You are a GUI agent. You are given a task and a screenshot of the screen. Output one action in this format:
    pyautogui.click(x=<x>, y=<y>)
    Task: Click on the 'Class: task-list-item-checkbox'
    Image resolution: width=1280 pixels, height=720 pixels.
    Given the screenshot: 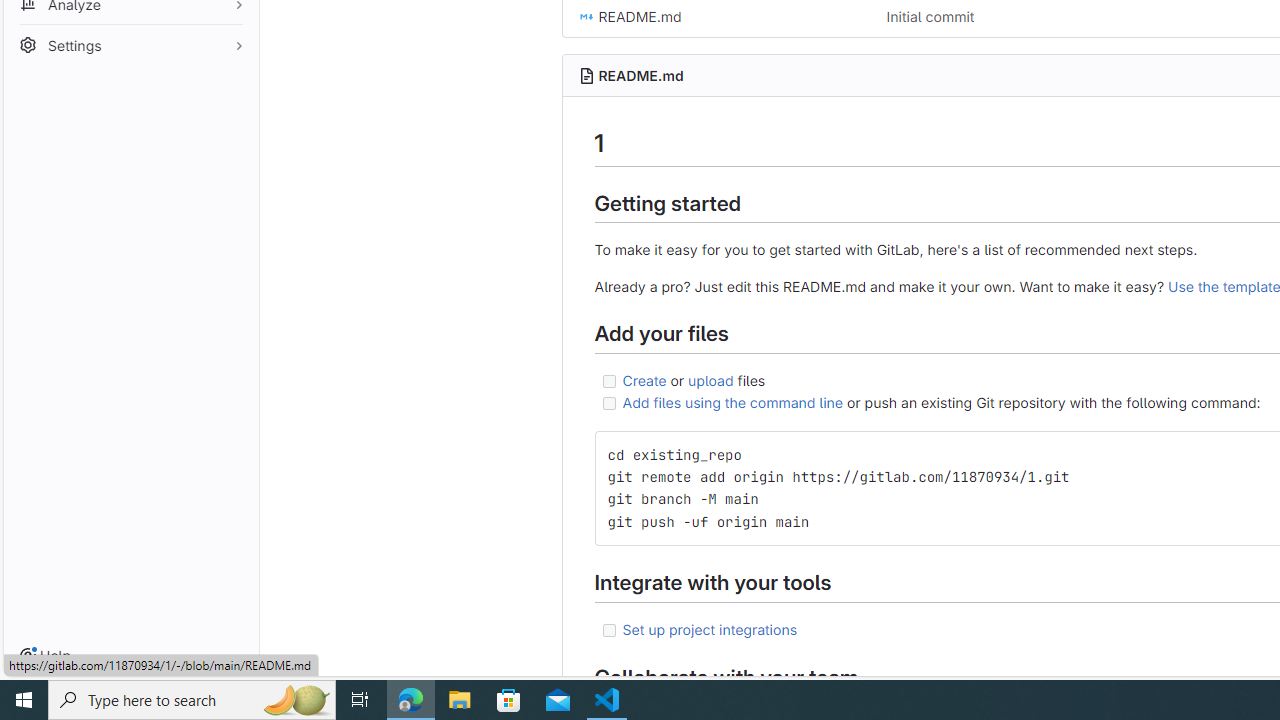 What is the action you would take?
    pyautogui.click(x=607, y=630)
    